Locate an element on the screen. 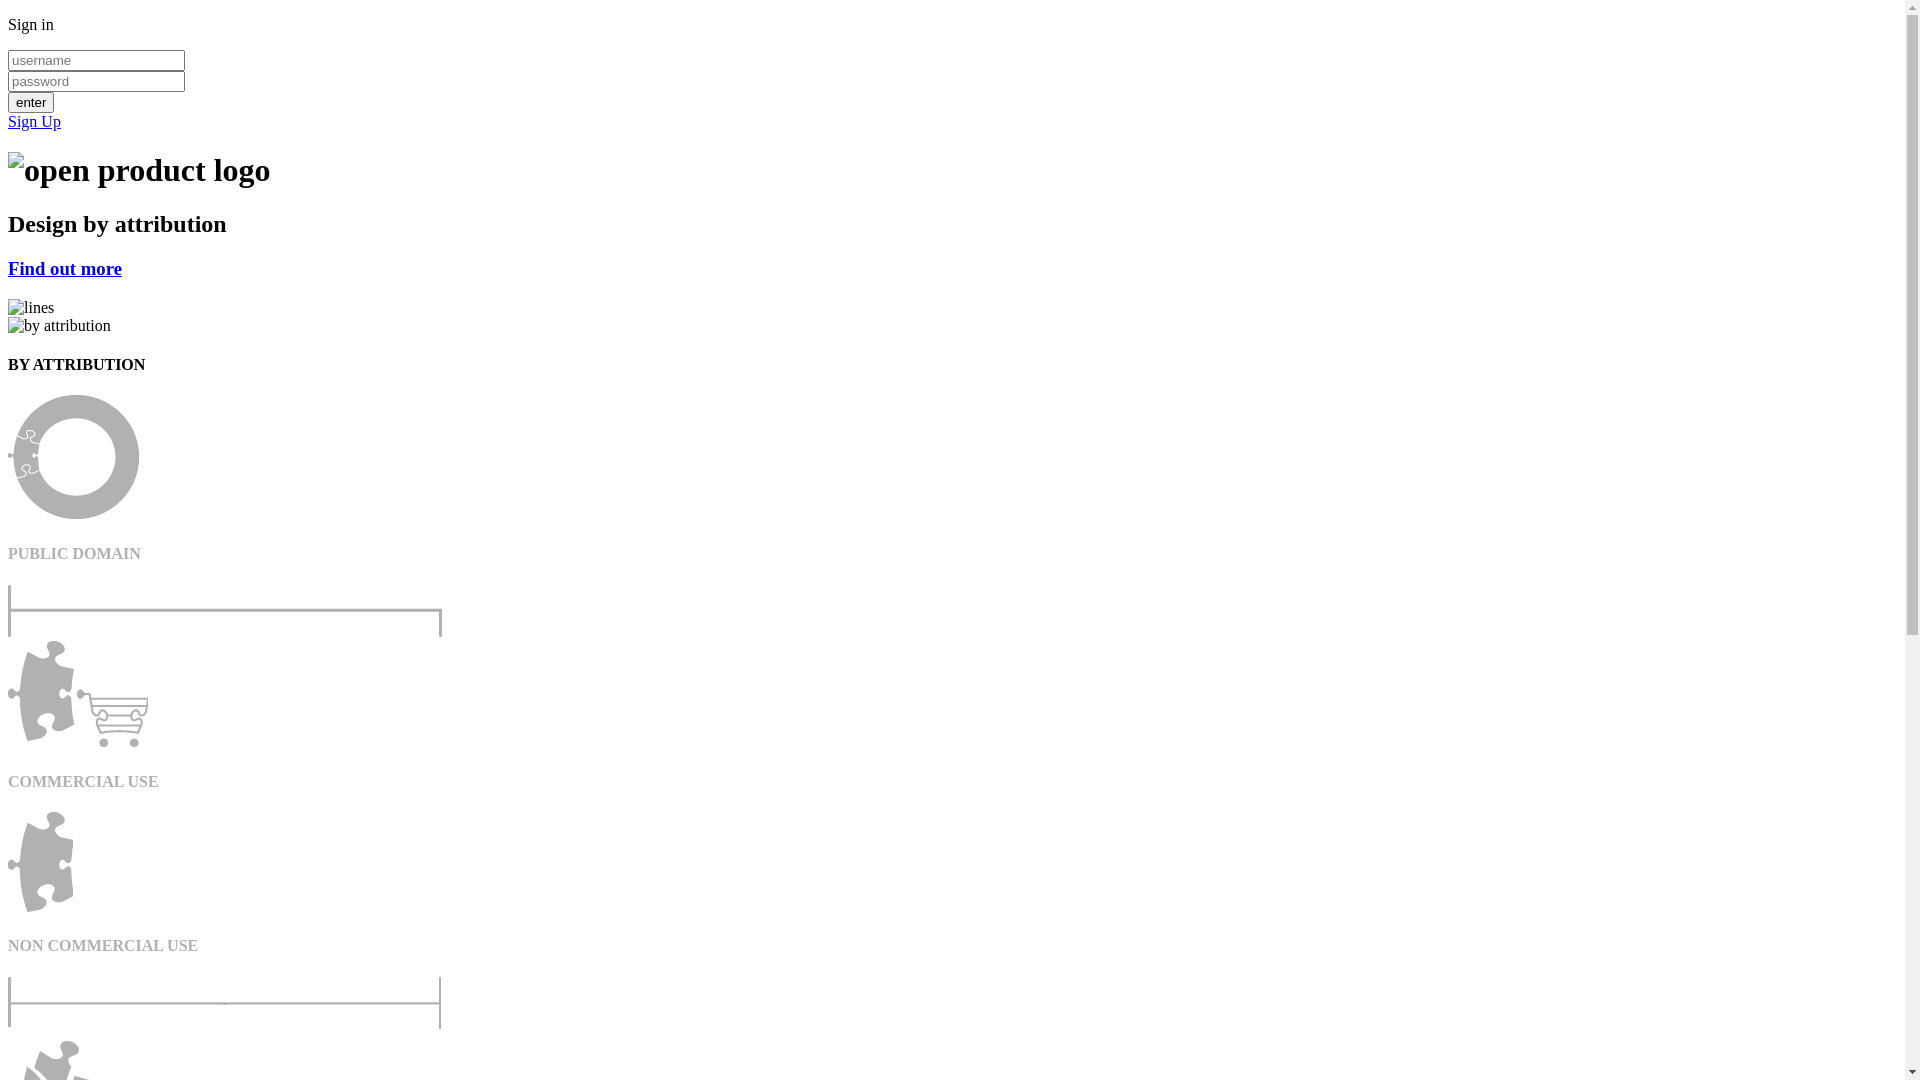 This screenshot has height=1080, width=1920. 'Find out more' is located at coordinates (8, 267).